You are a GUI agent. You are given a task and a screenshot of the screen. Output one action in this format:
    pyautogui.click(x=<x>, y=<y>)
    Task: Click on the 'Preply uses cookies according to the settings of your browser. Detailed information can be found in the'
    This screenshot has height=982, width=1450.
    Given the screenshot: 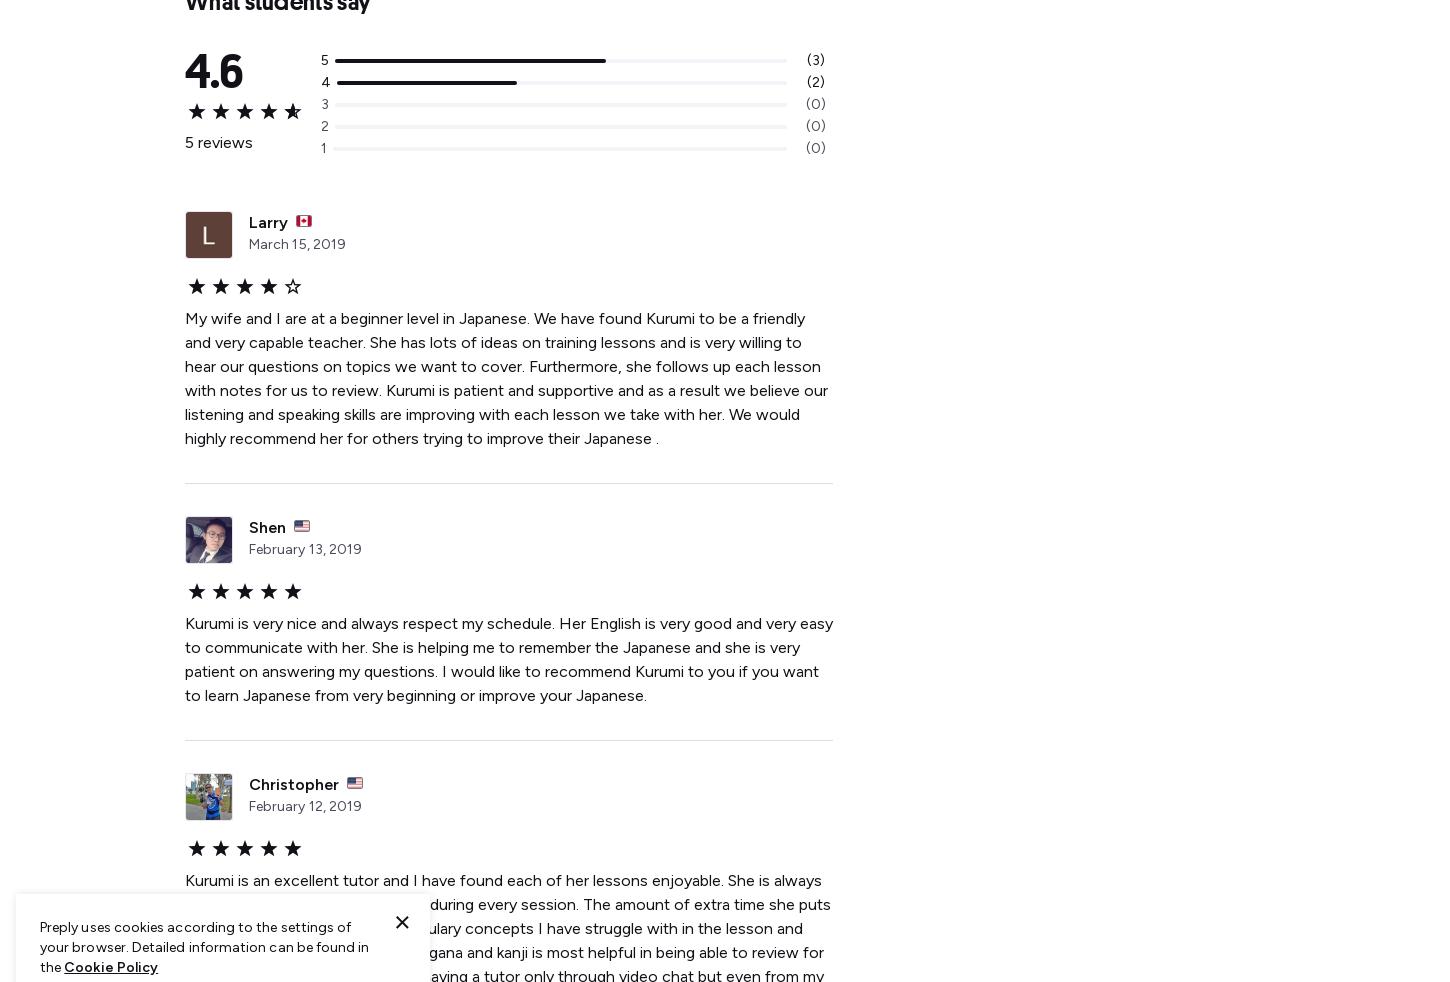 What is the action you would take?
    pyautogui.click(x=203, y=947)
    